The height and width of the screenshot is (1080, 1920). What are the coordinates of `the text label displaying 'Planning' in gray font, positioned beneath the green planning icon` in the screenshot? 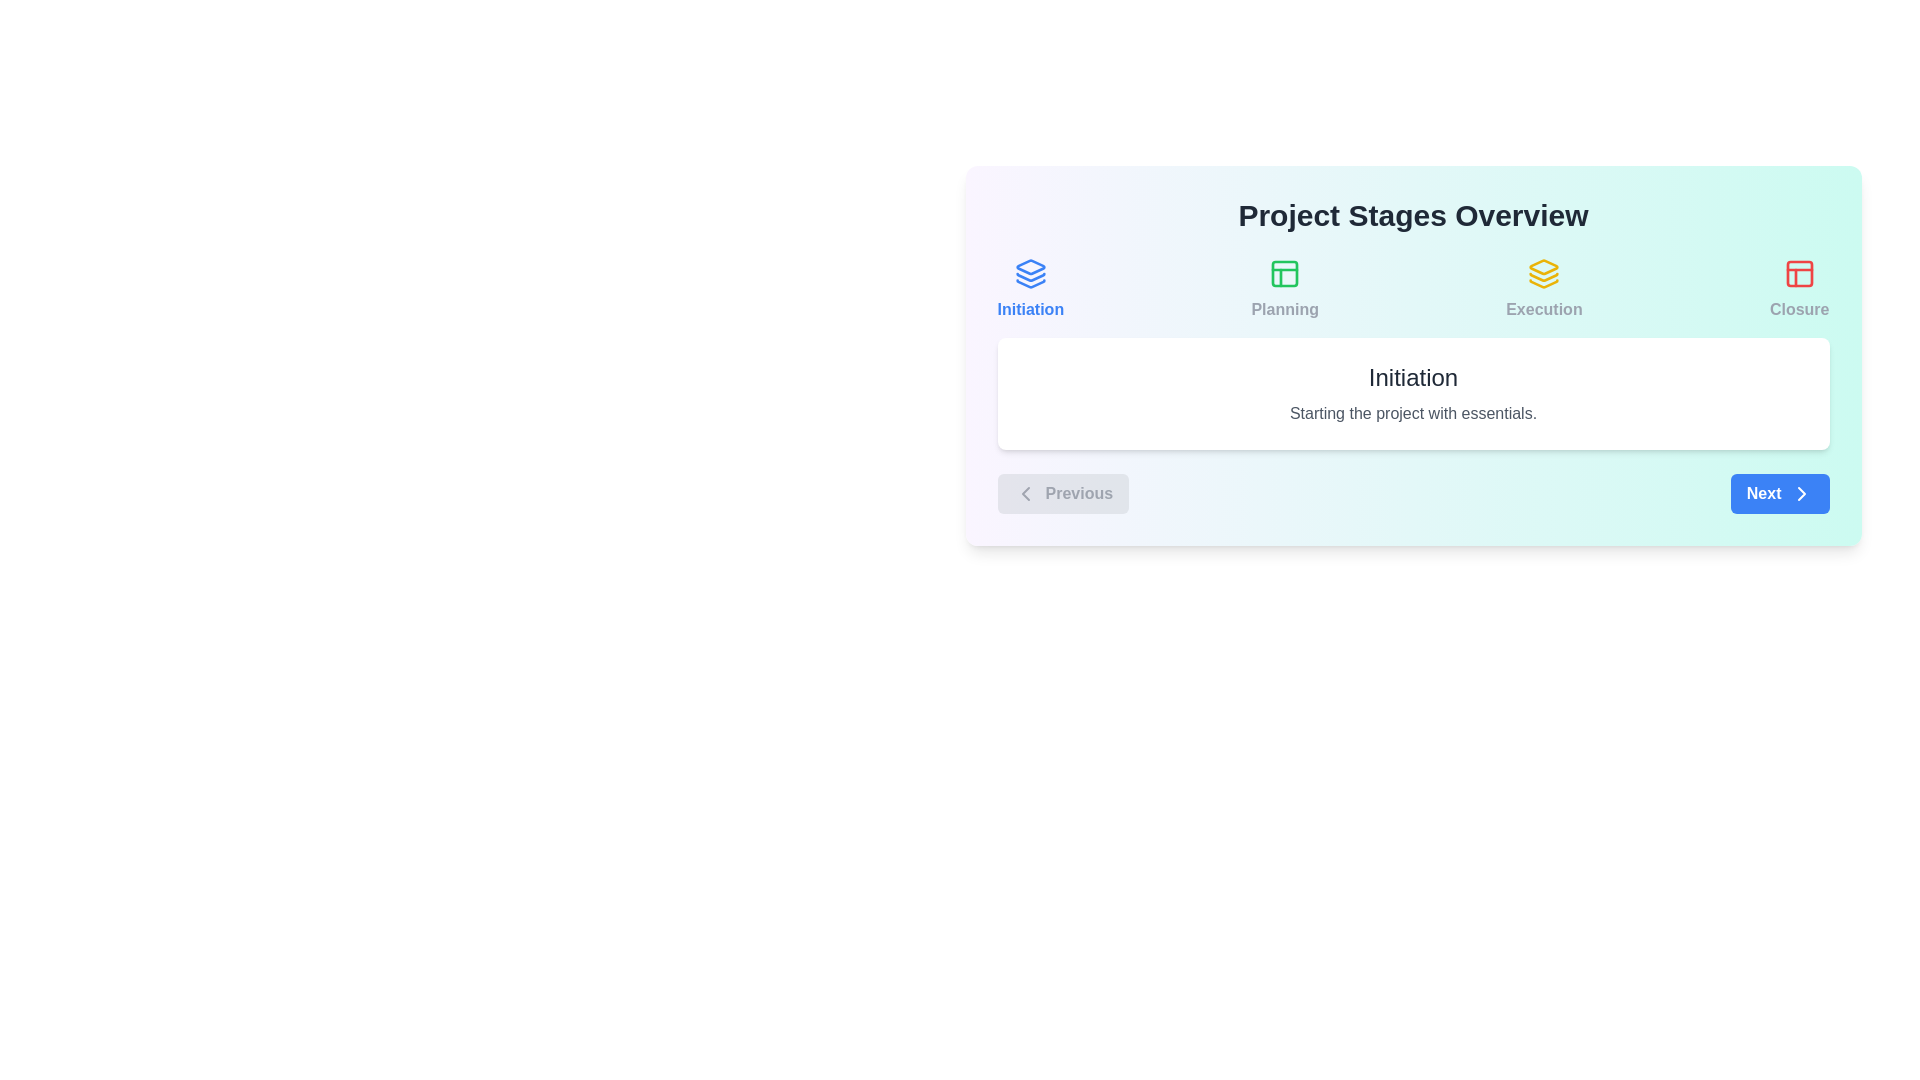 It's located at (1285, 309).